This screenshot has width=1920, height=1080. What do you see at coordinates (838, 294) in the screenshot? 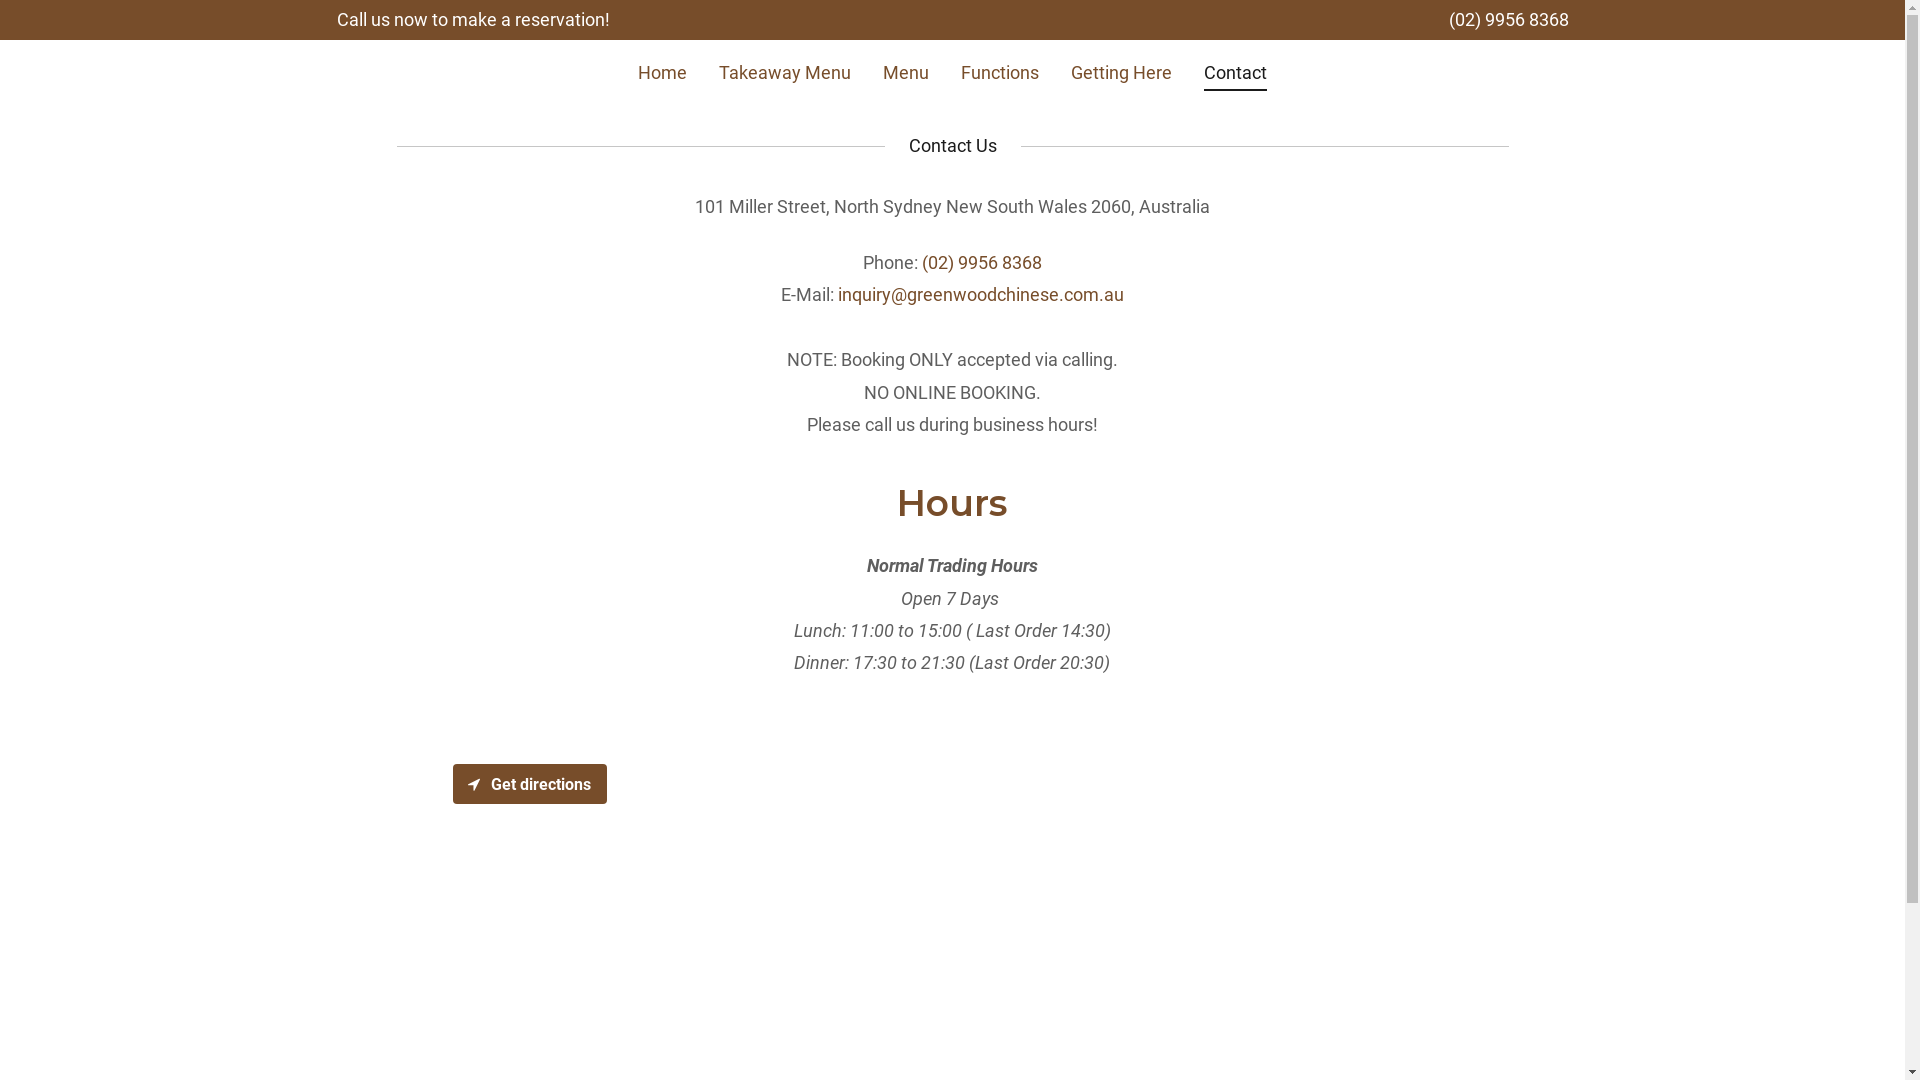
I see `'inquiry@greenwoodchinese.com.au'` at bounding box center [838, 294].